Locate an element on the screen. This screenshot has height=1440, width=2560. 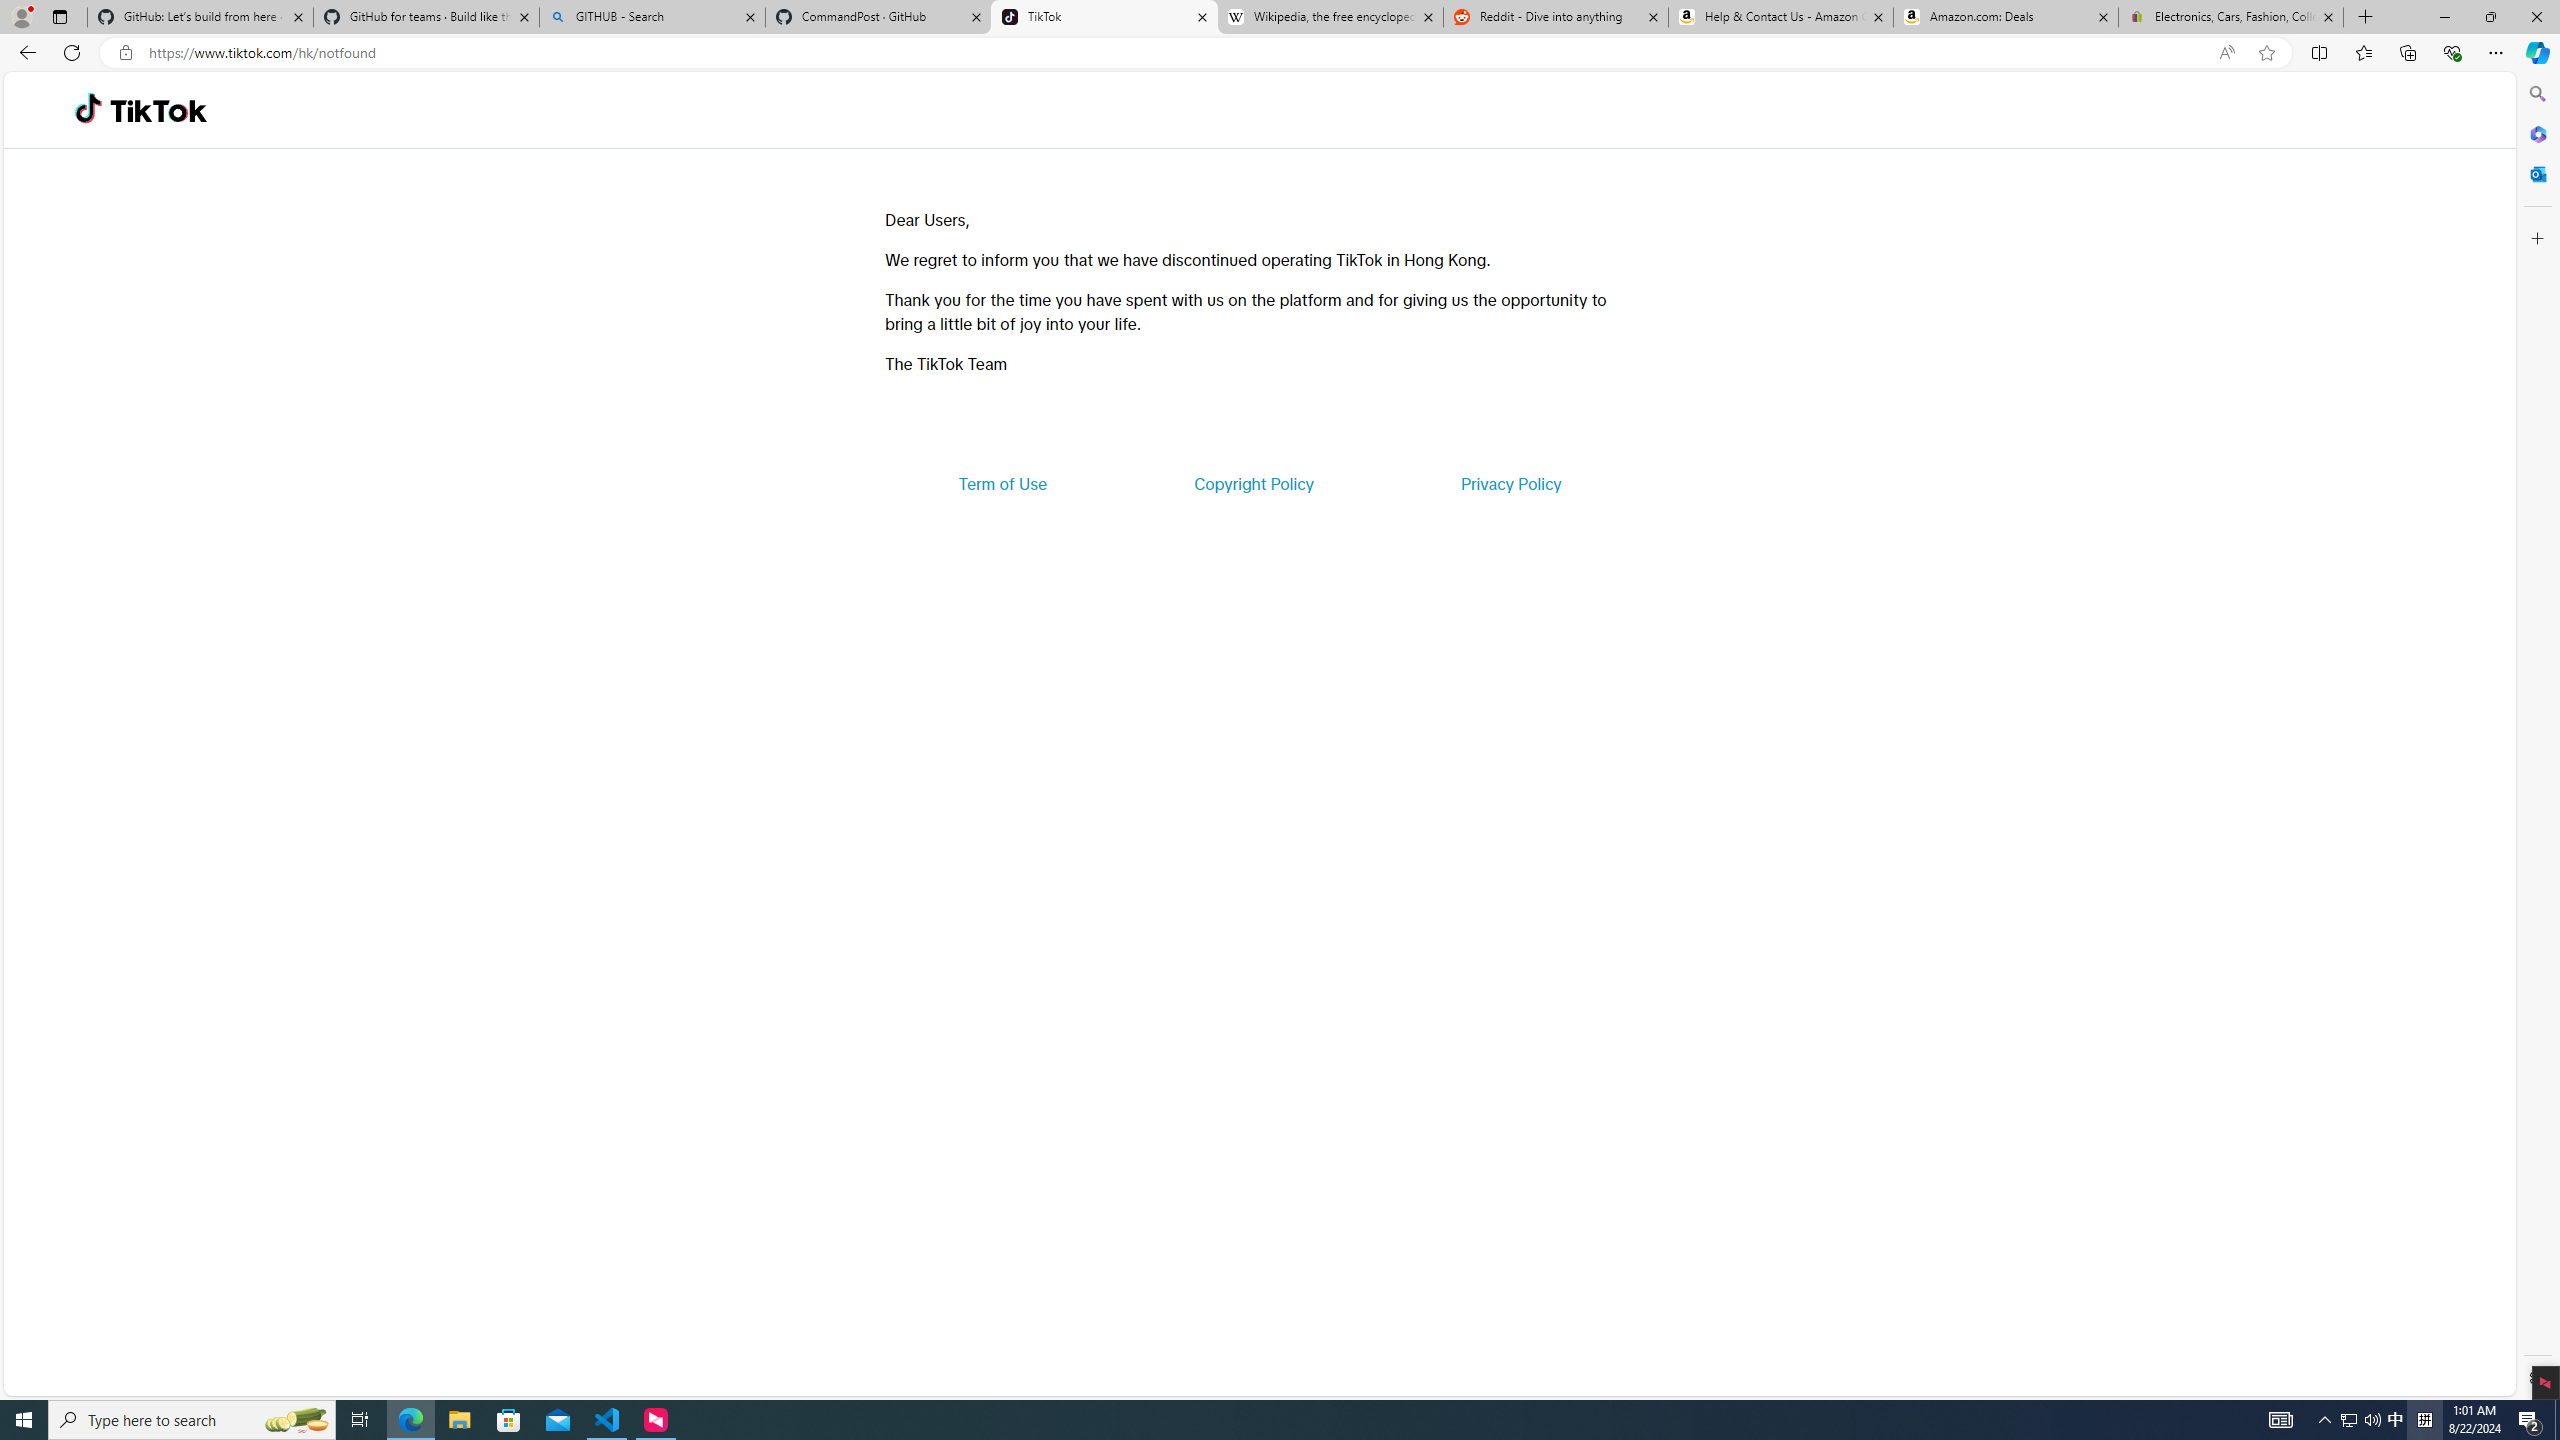
'Copyright Policy' is located at coordinates (1252, 482).